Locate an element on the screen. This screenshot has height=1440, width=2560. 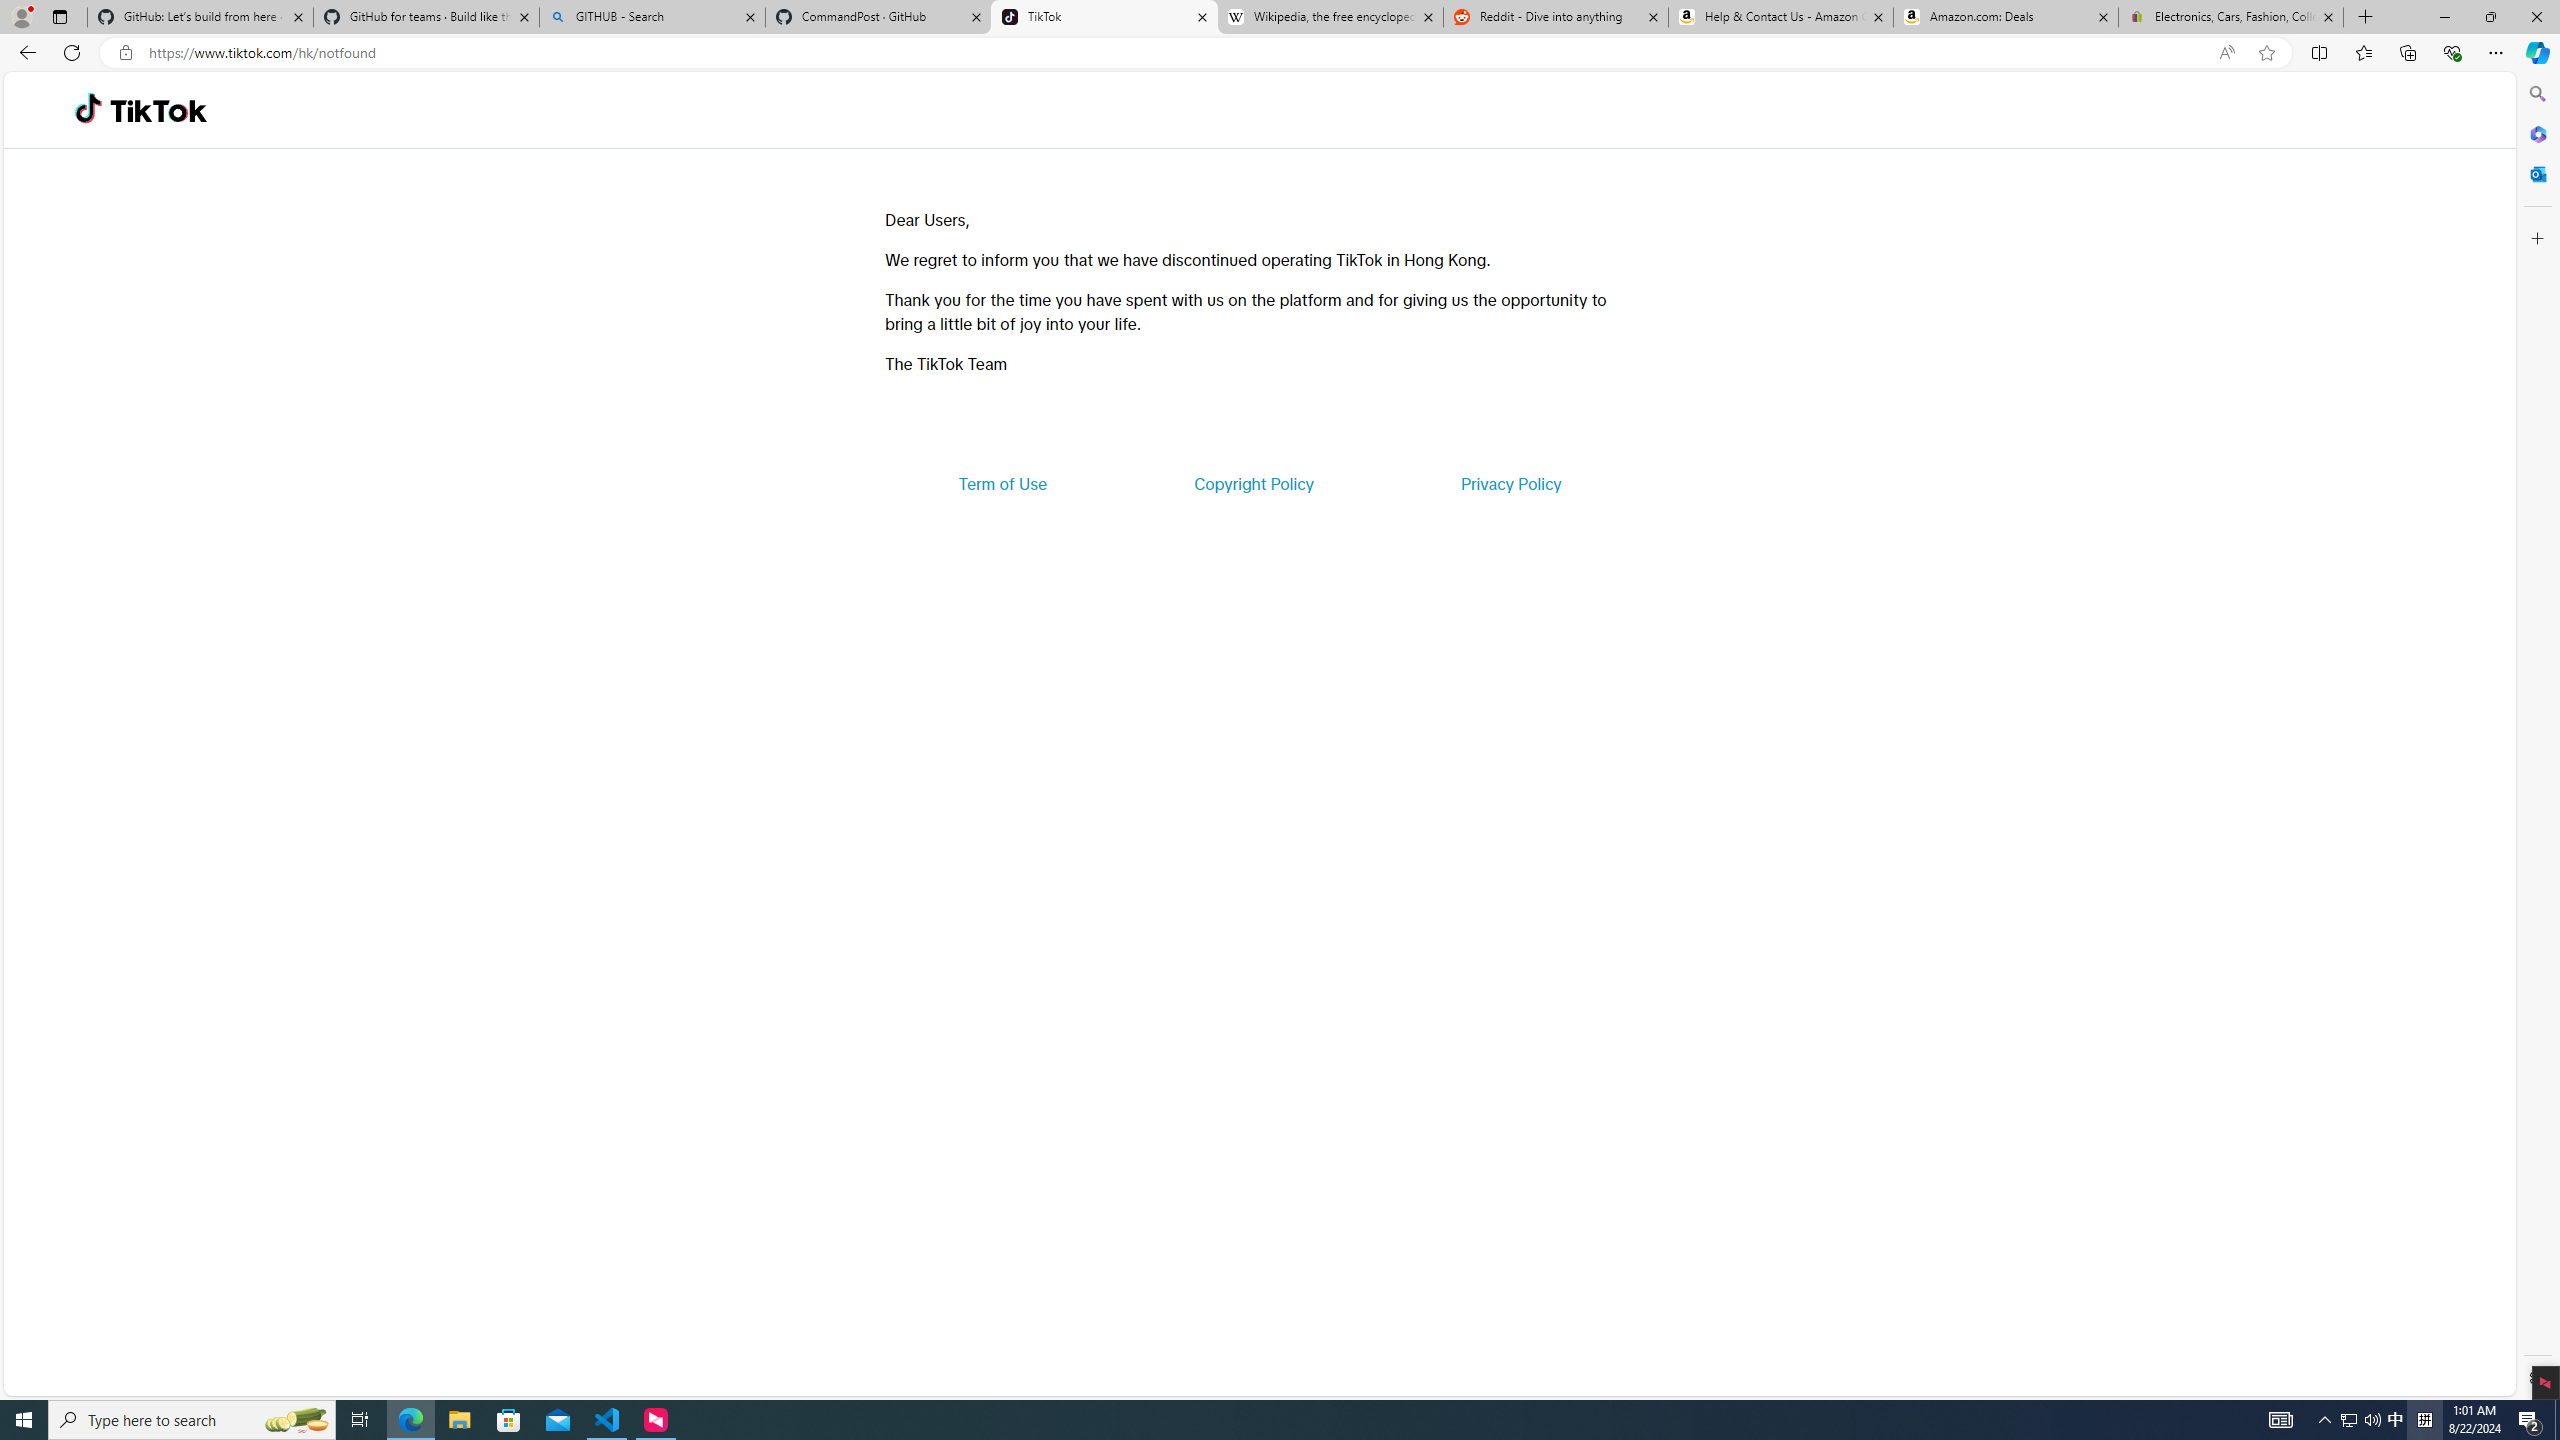
'Copyright Policy' is located at coordinates (1252, 482).